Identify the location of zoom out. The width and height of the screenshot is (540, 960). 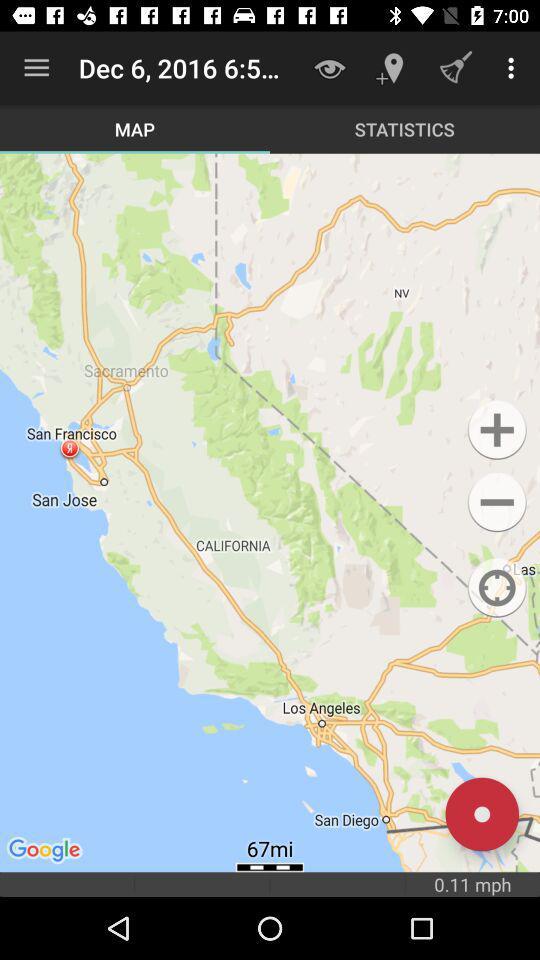
(496, 501).